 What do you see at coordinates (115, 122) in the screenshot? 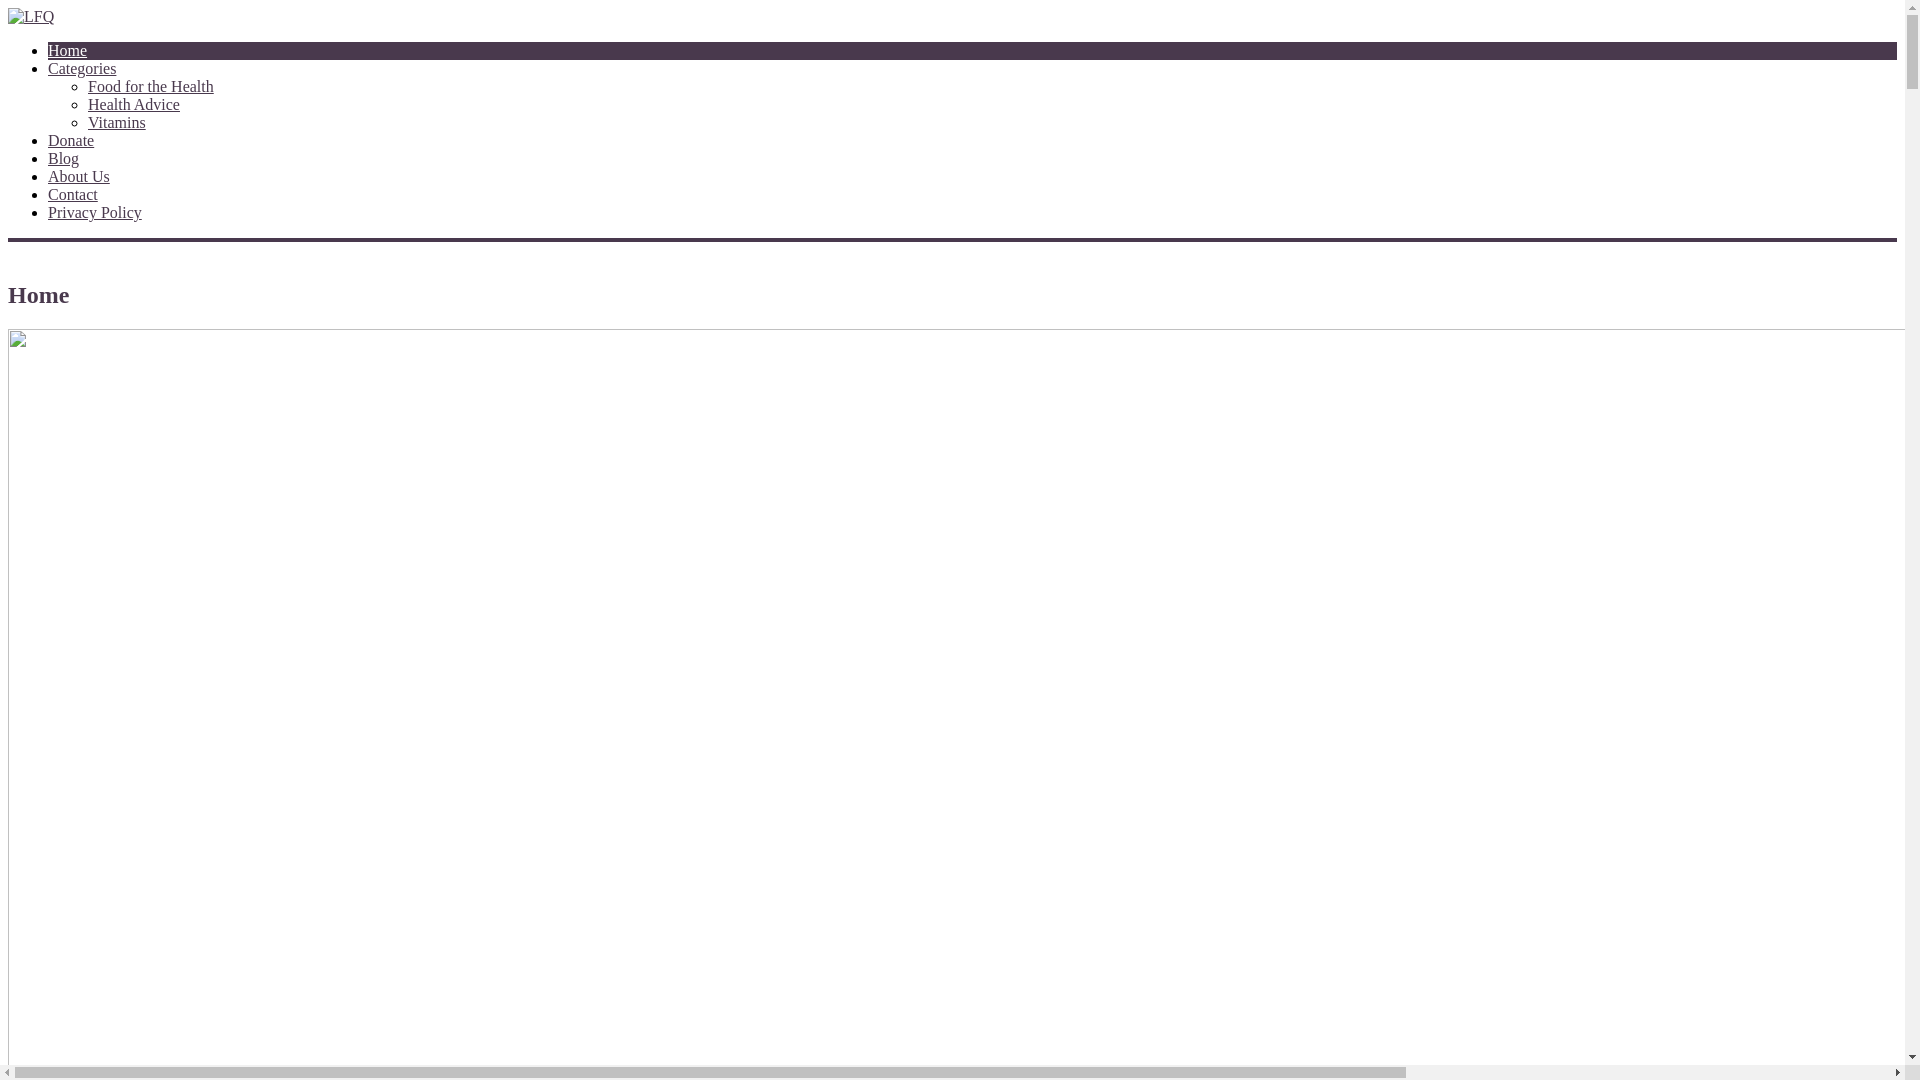
I see `'Vitamins'` at bounding box center [115, 122].